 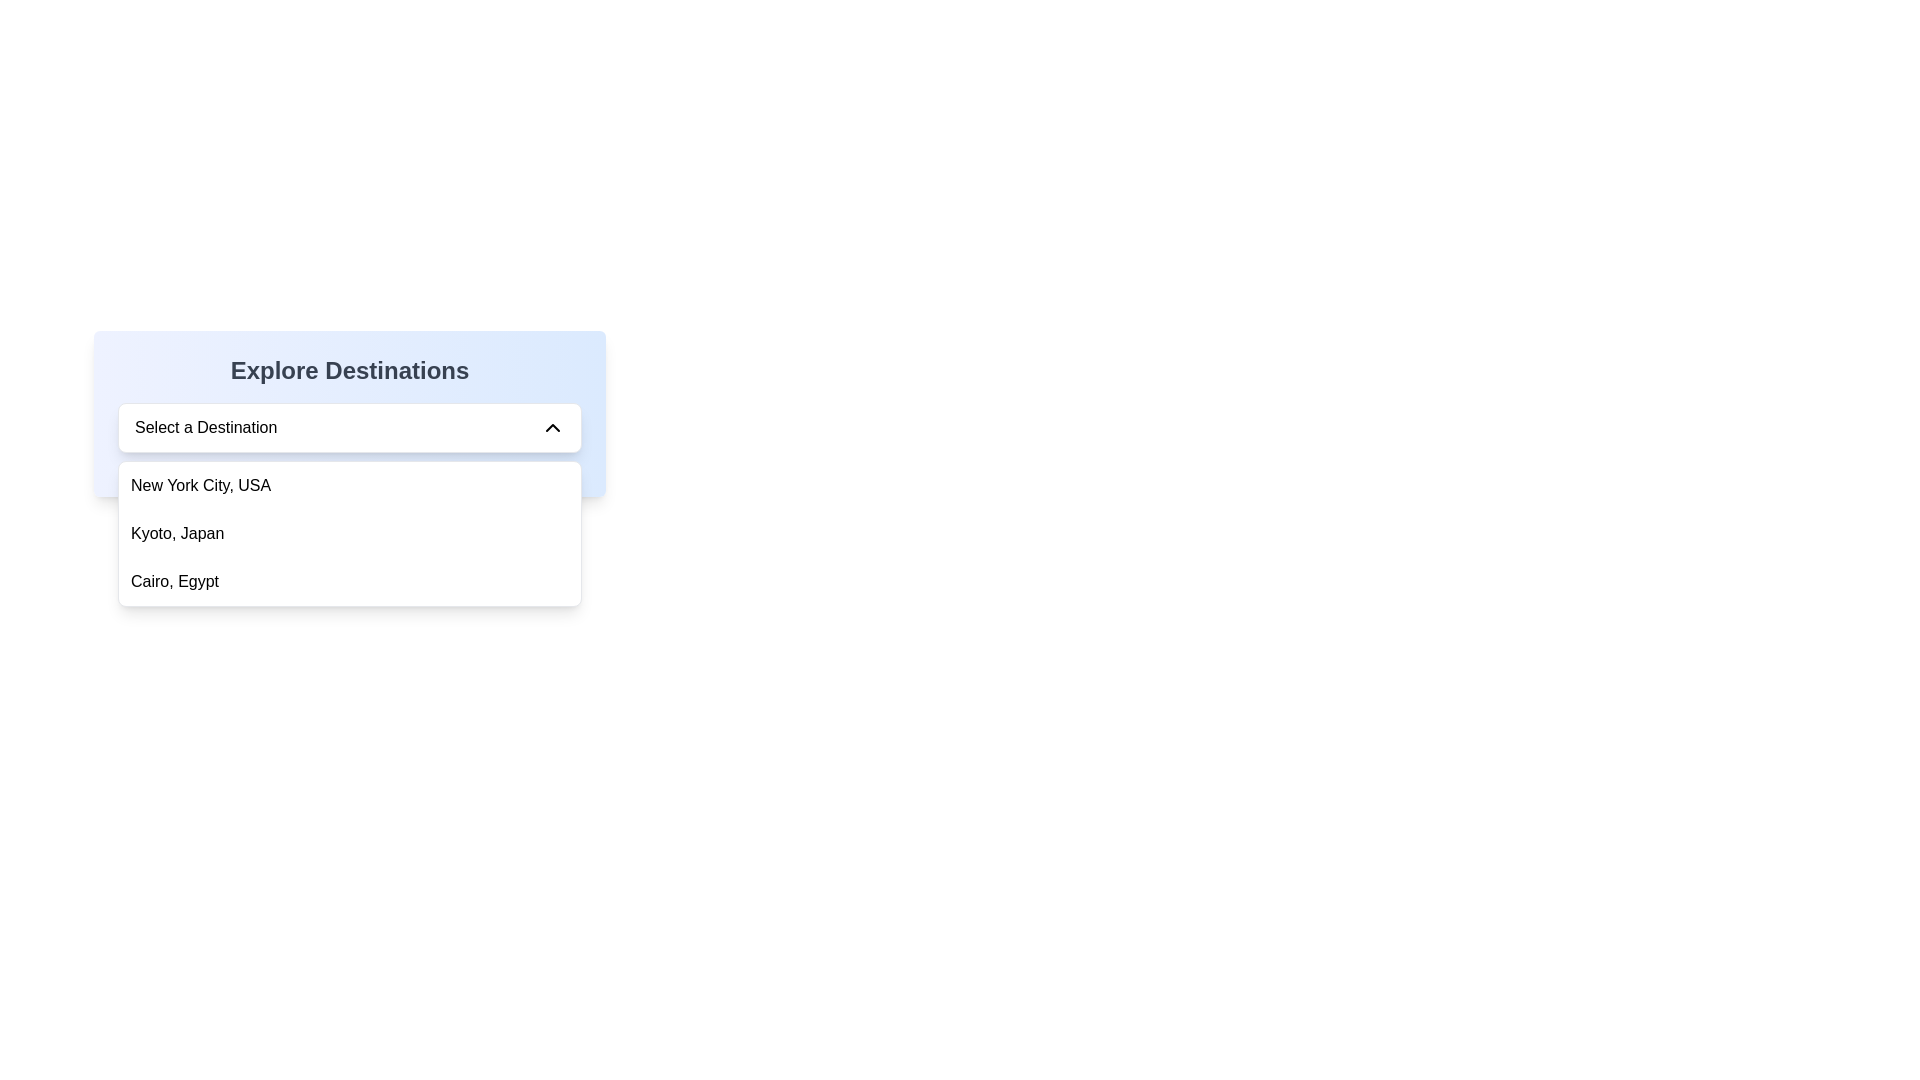 What do you see at coordinates (350, 486) in the screenshot?
I see `the list item displaying 'New York City, USA'` at bounding box center [350, 486].